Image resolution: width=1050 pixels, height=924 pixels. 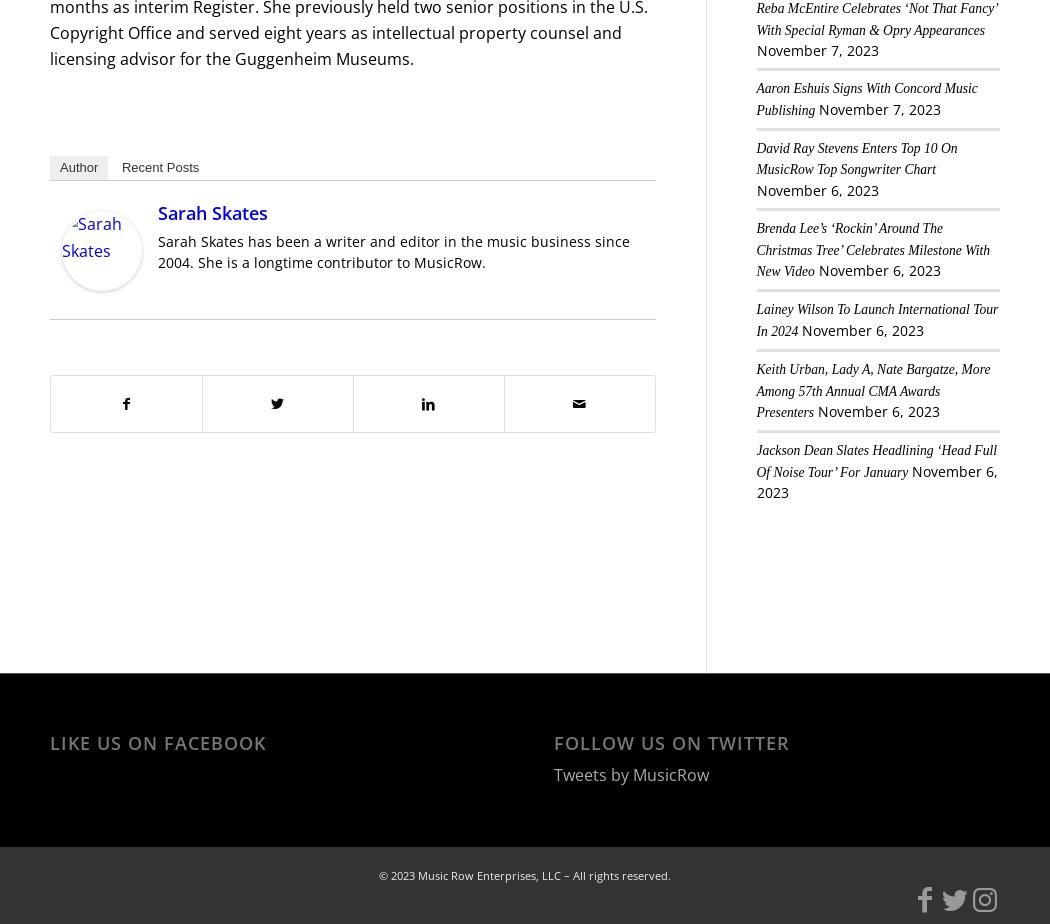 I want to click on 'Like Us on Facebook', so click(x=158, y=742).